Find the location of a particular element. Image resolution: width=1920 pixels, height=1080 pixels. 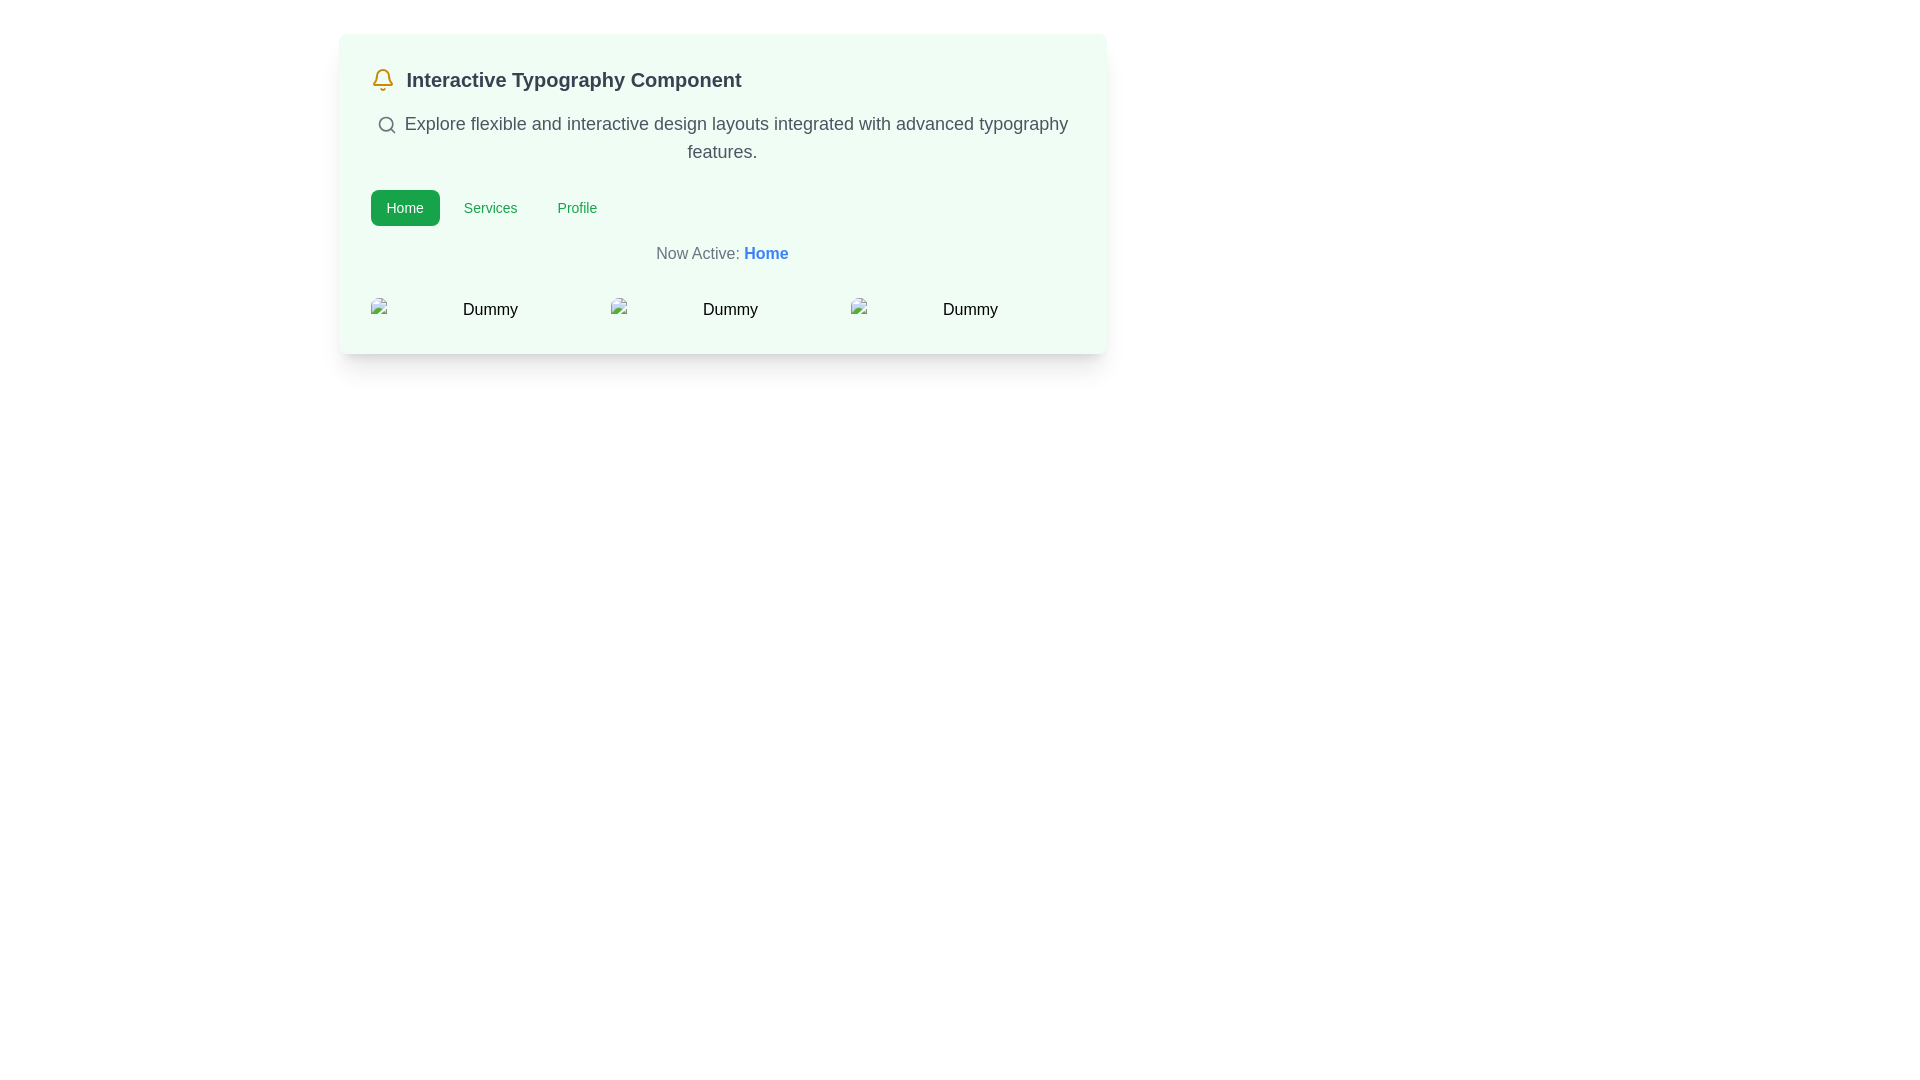

the bold, blue-colored text label reading 'Home' which is part of the phrase 'Now Active: Home'. This element is positioned slightly below the top navigation section, near the center of the interface is located at coordinates (765, 252).